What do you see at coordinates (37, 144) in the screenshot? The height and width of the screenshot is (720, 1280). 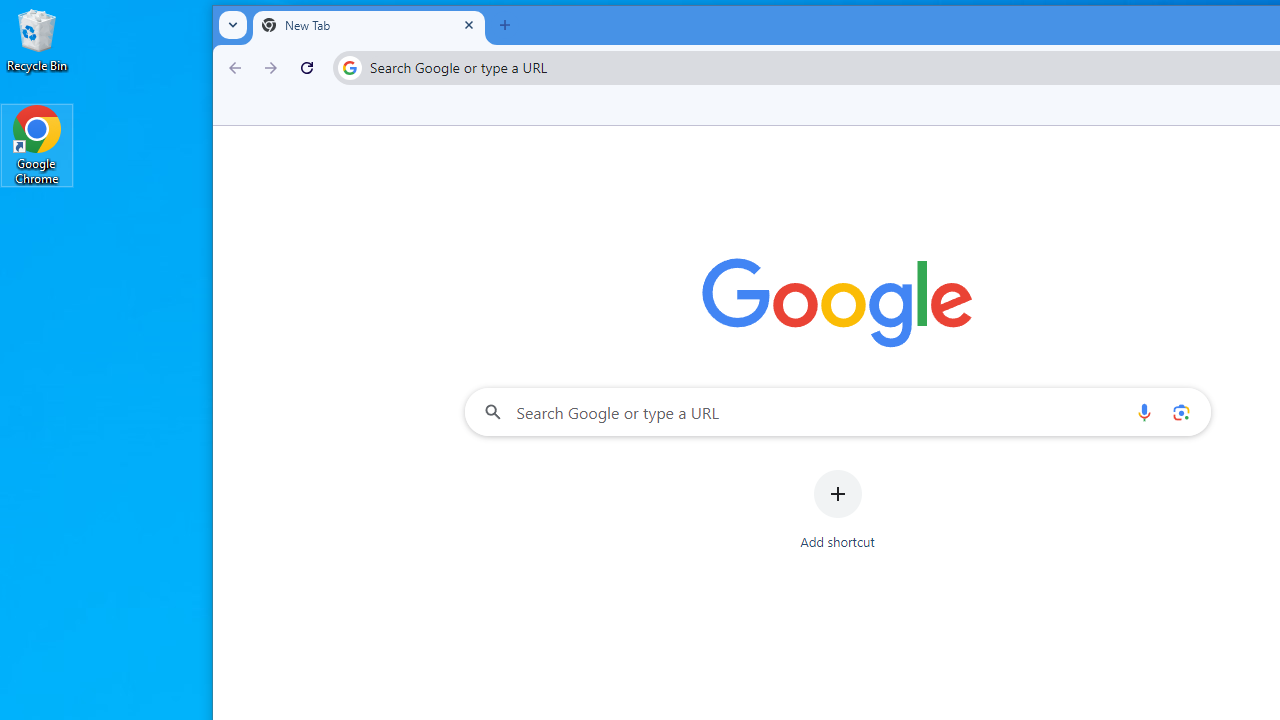 I see `'Google Chrome'` at bounding box center [37, 144].